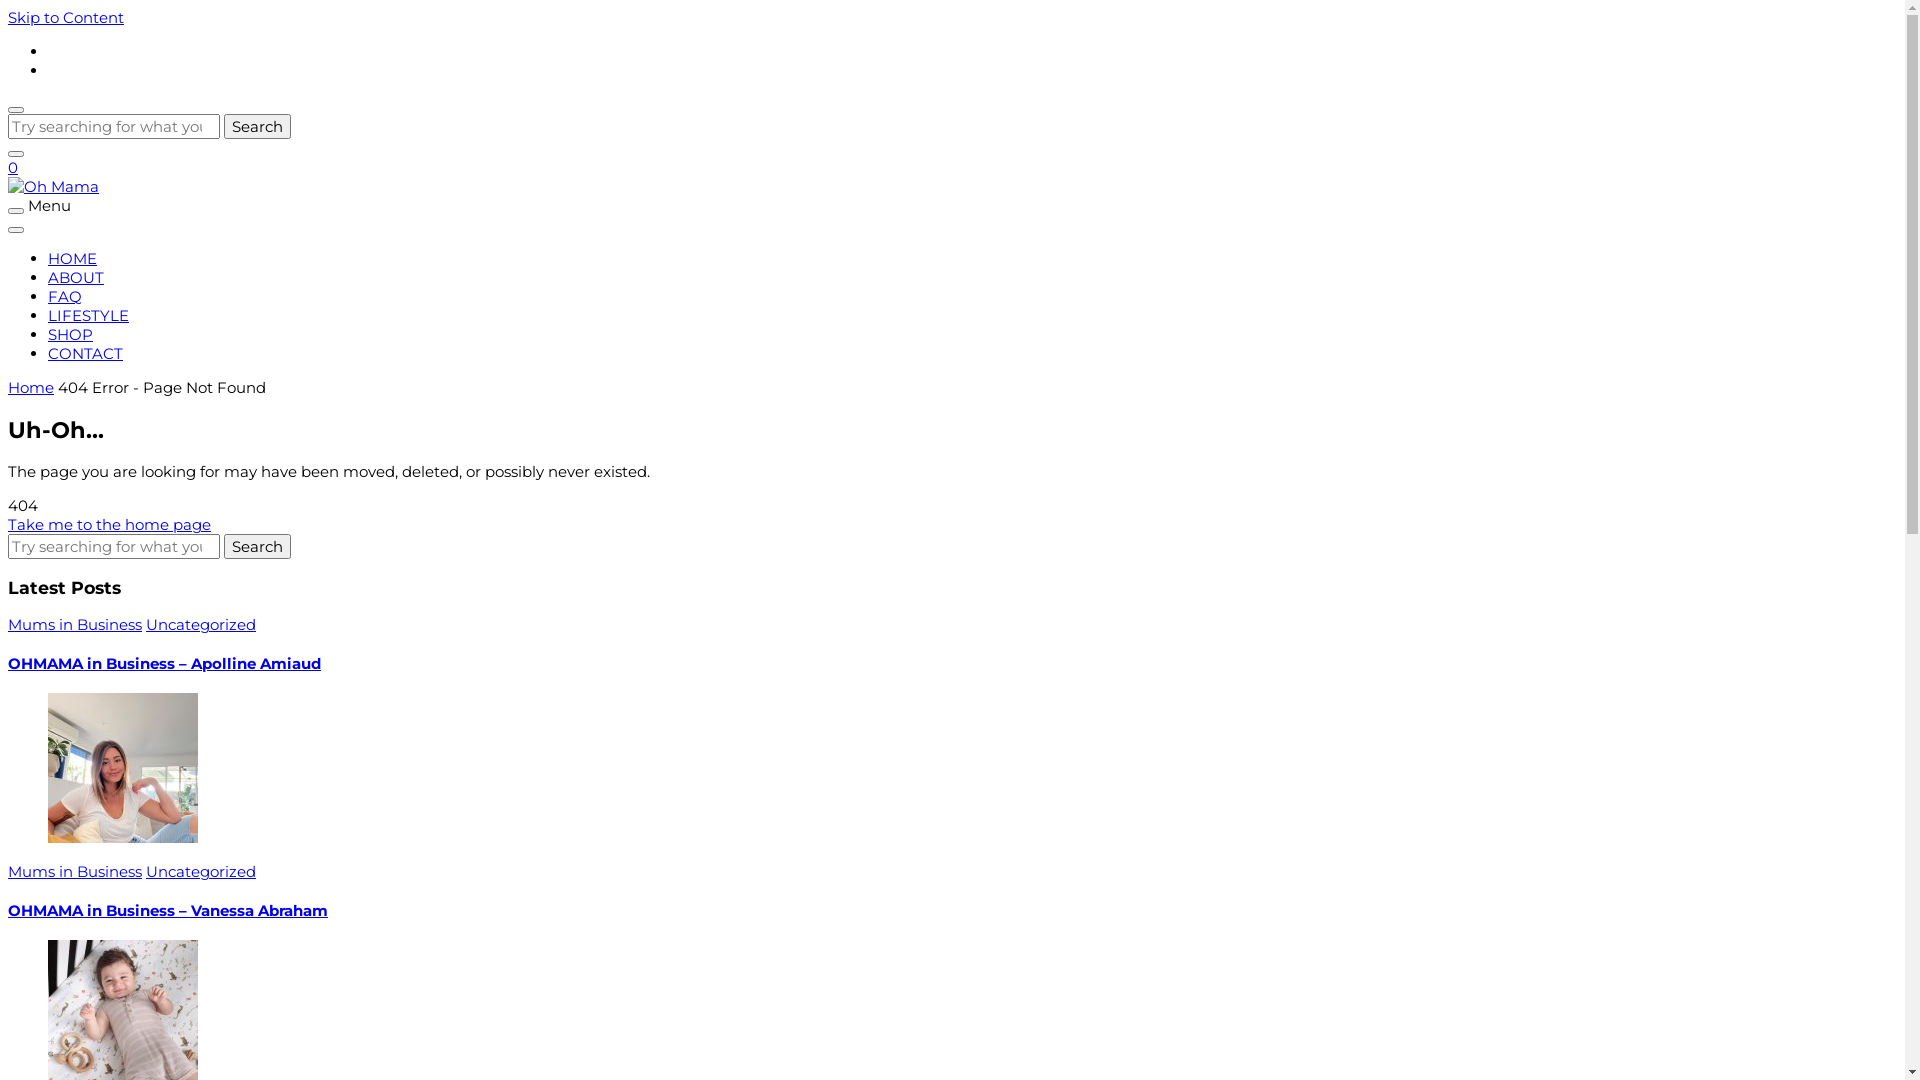 The image size is (1920, 1080). I want to click on 'ABOUT', so click(76, 277).